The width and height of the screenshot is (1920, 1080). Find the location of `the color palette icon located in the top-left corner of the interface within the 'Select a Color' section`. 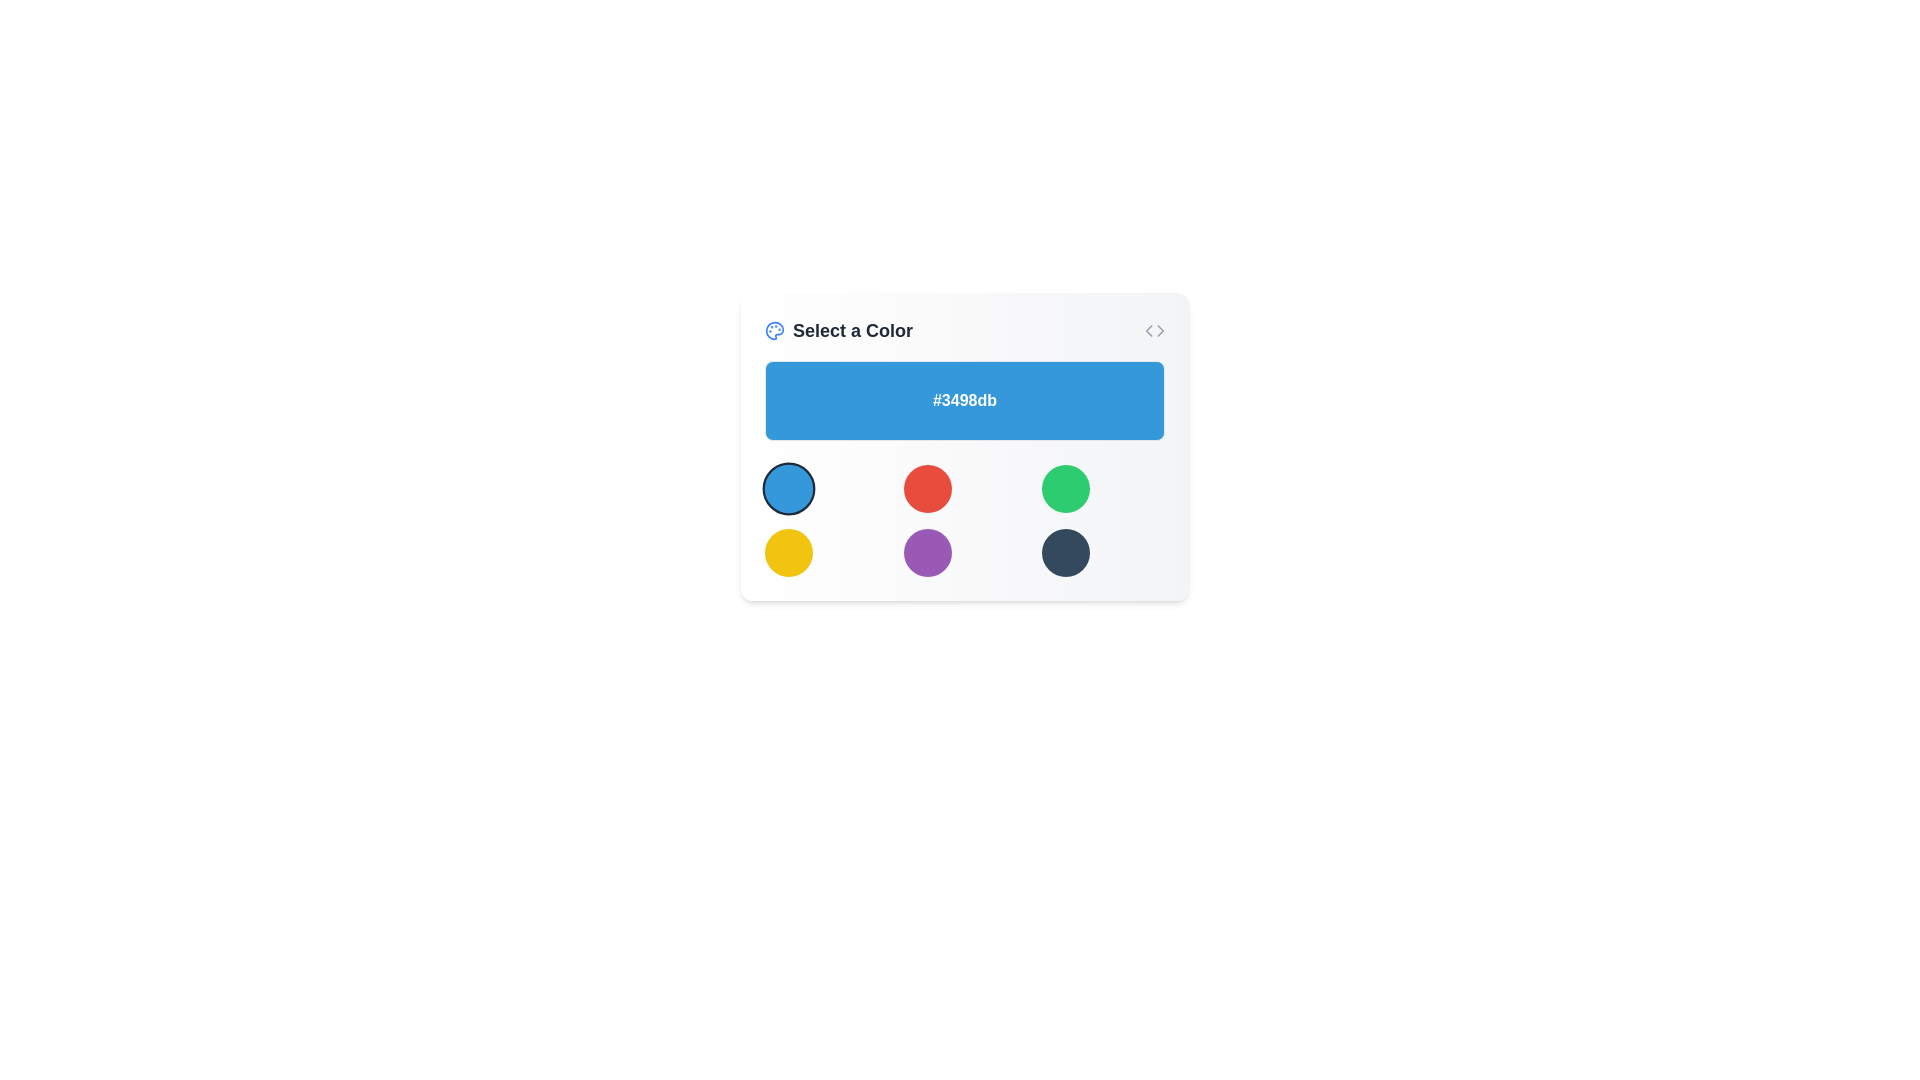

the color palette icon located in the top-left corner of the interface within the 'Select a Color' section is located at coordinates (773, 330).